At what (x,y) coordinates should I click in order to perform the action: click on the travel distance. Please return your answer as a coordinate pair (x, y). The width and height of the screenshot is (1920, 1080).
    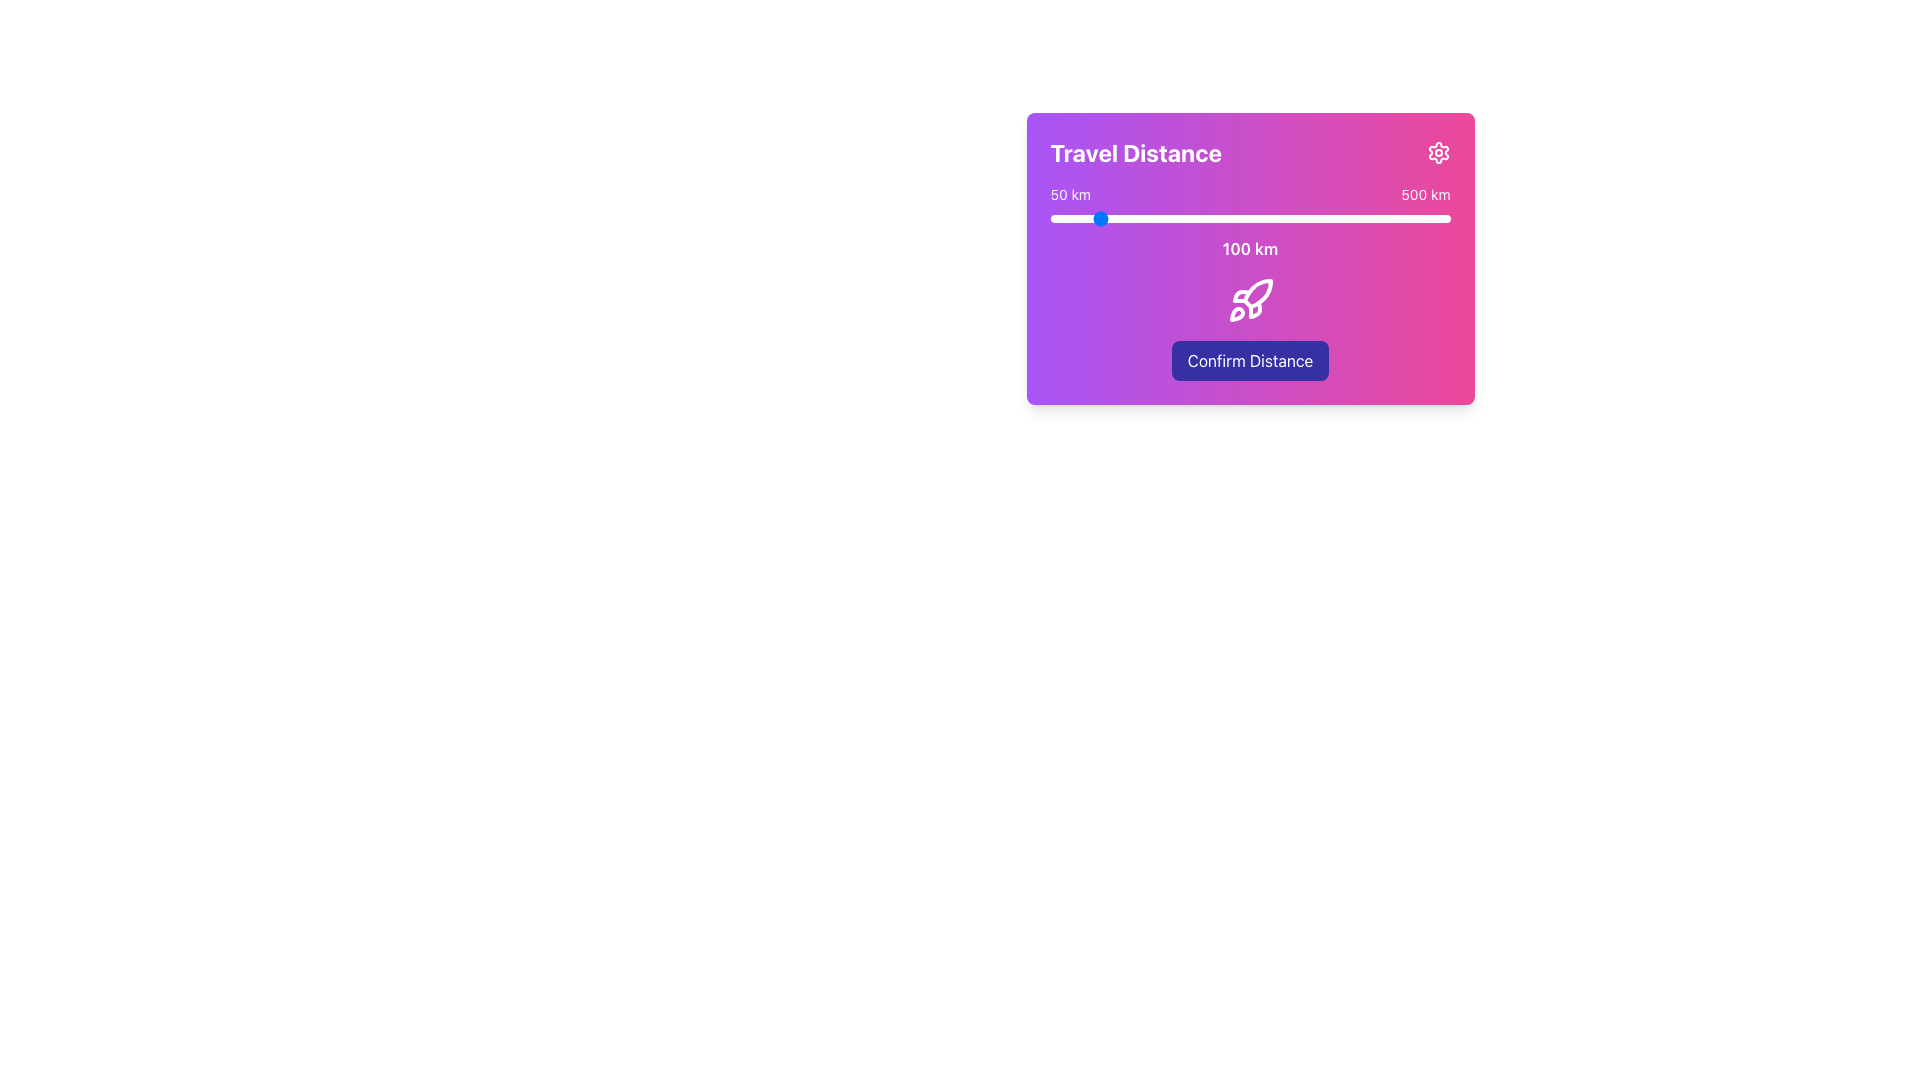
    Looking at the image, I should click on (1124, 219).